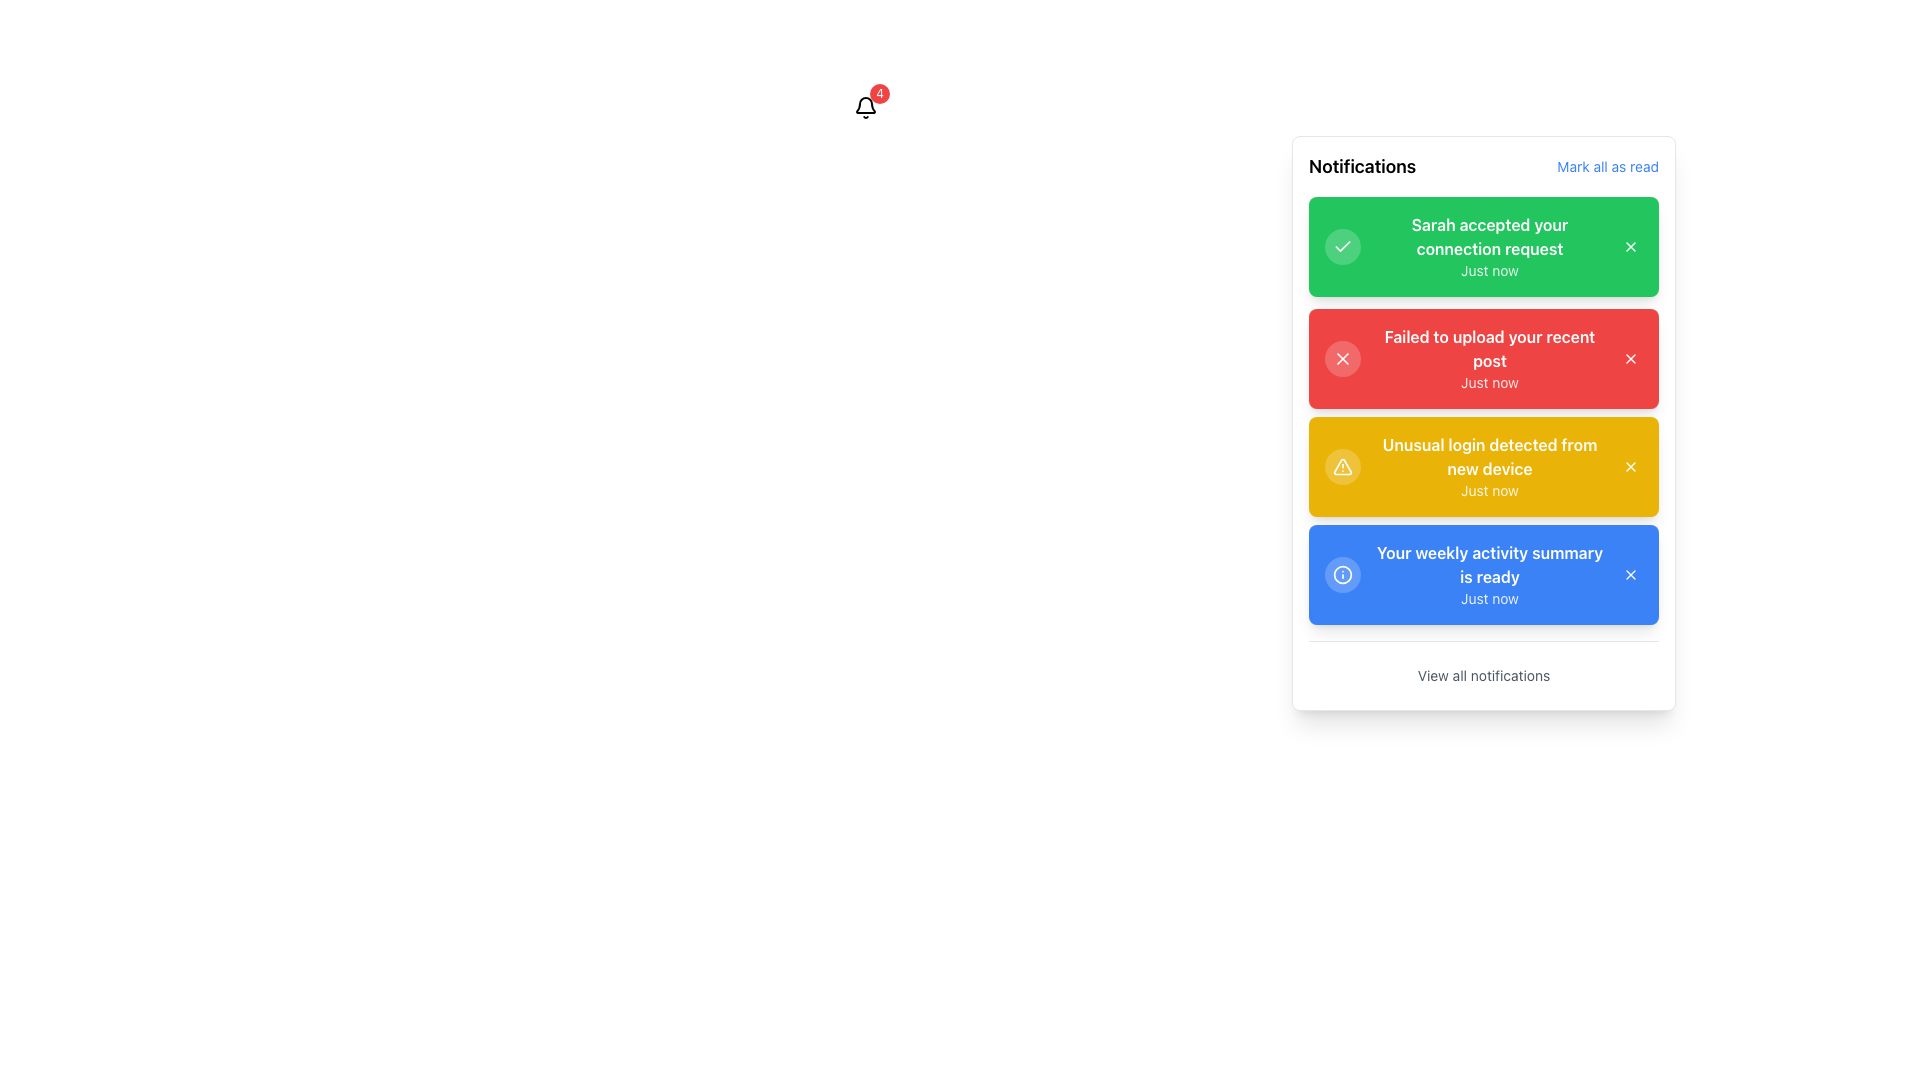  Describe the element at coordinates (1343, 466) in the screenshot. I see `the yellow triangular SVG icon that serves as a visual warning or alert symbol in the notification section when it becomes interactive` at that location.